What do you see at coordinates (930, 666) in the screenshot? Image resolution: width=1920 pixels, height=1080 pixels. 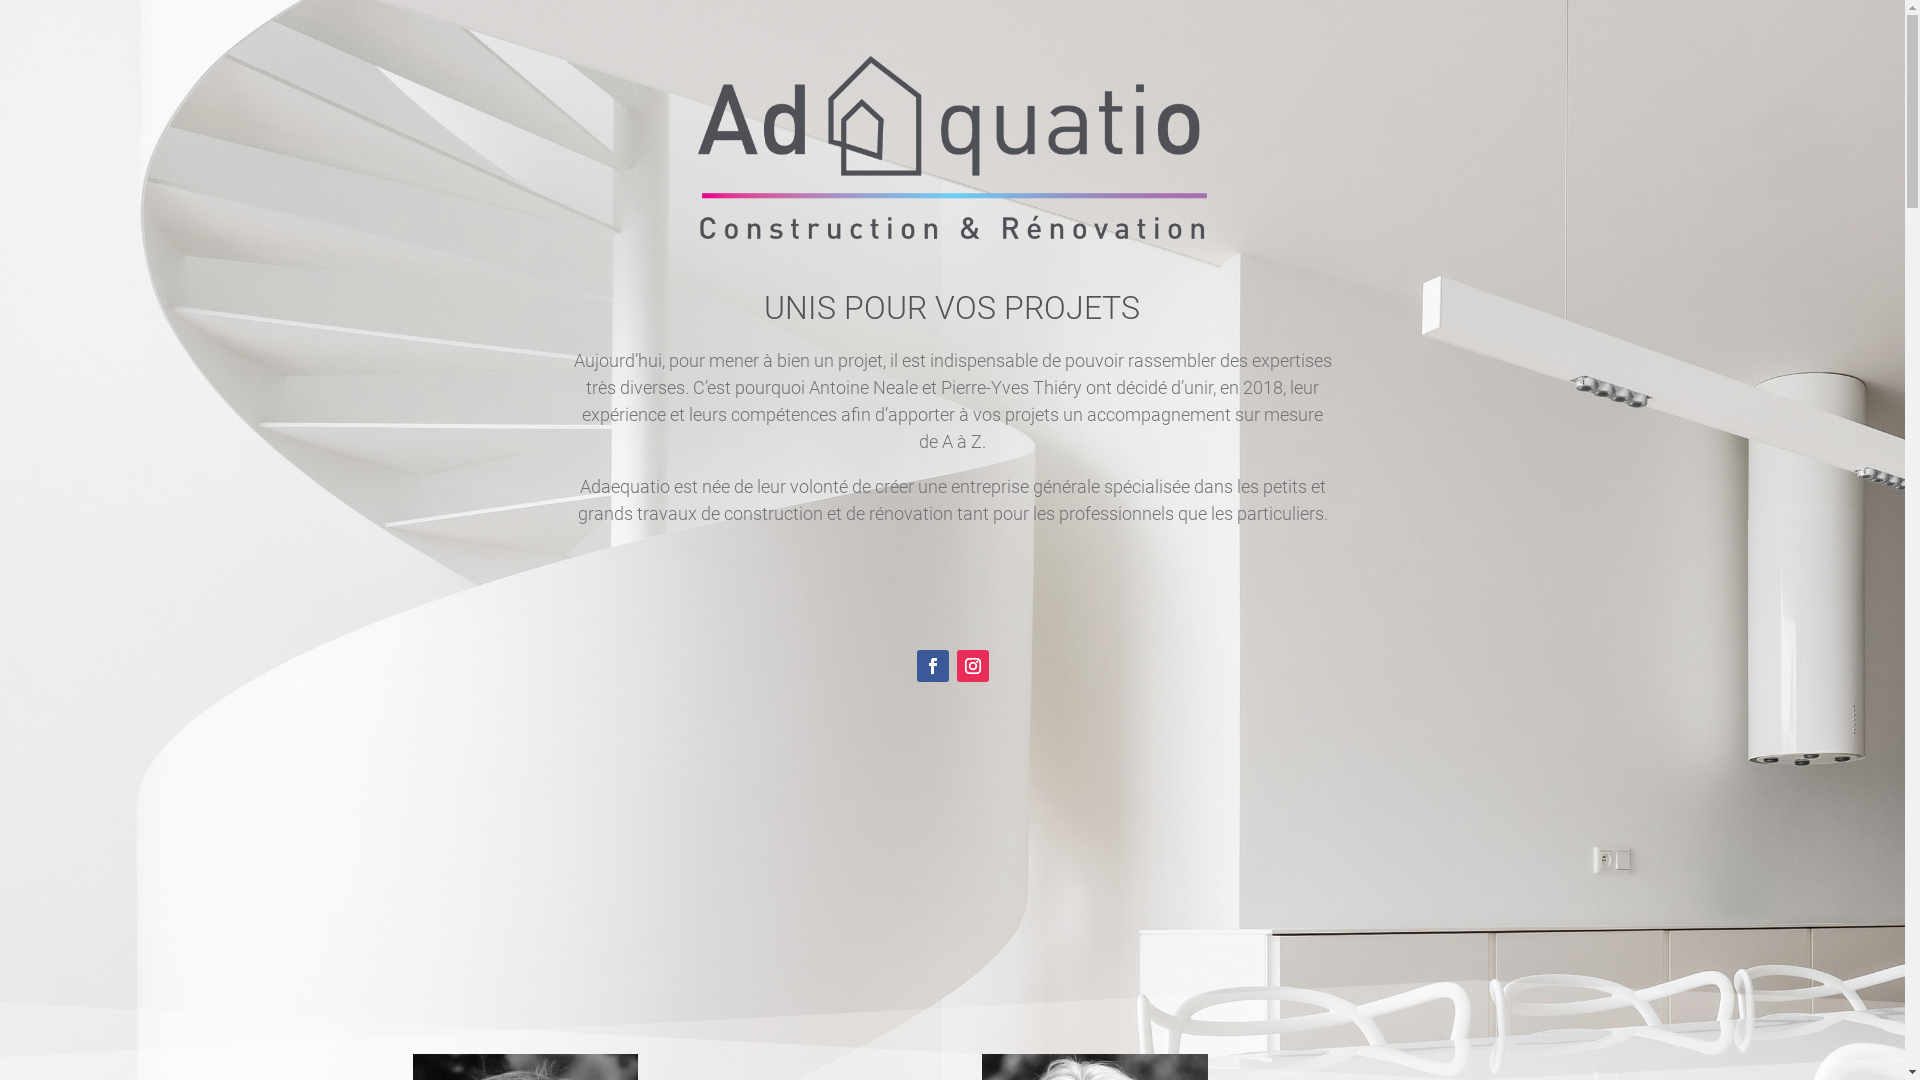 I see `'Follow on Facebook'` at bounding box center [930, 666].